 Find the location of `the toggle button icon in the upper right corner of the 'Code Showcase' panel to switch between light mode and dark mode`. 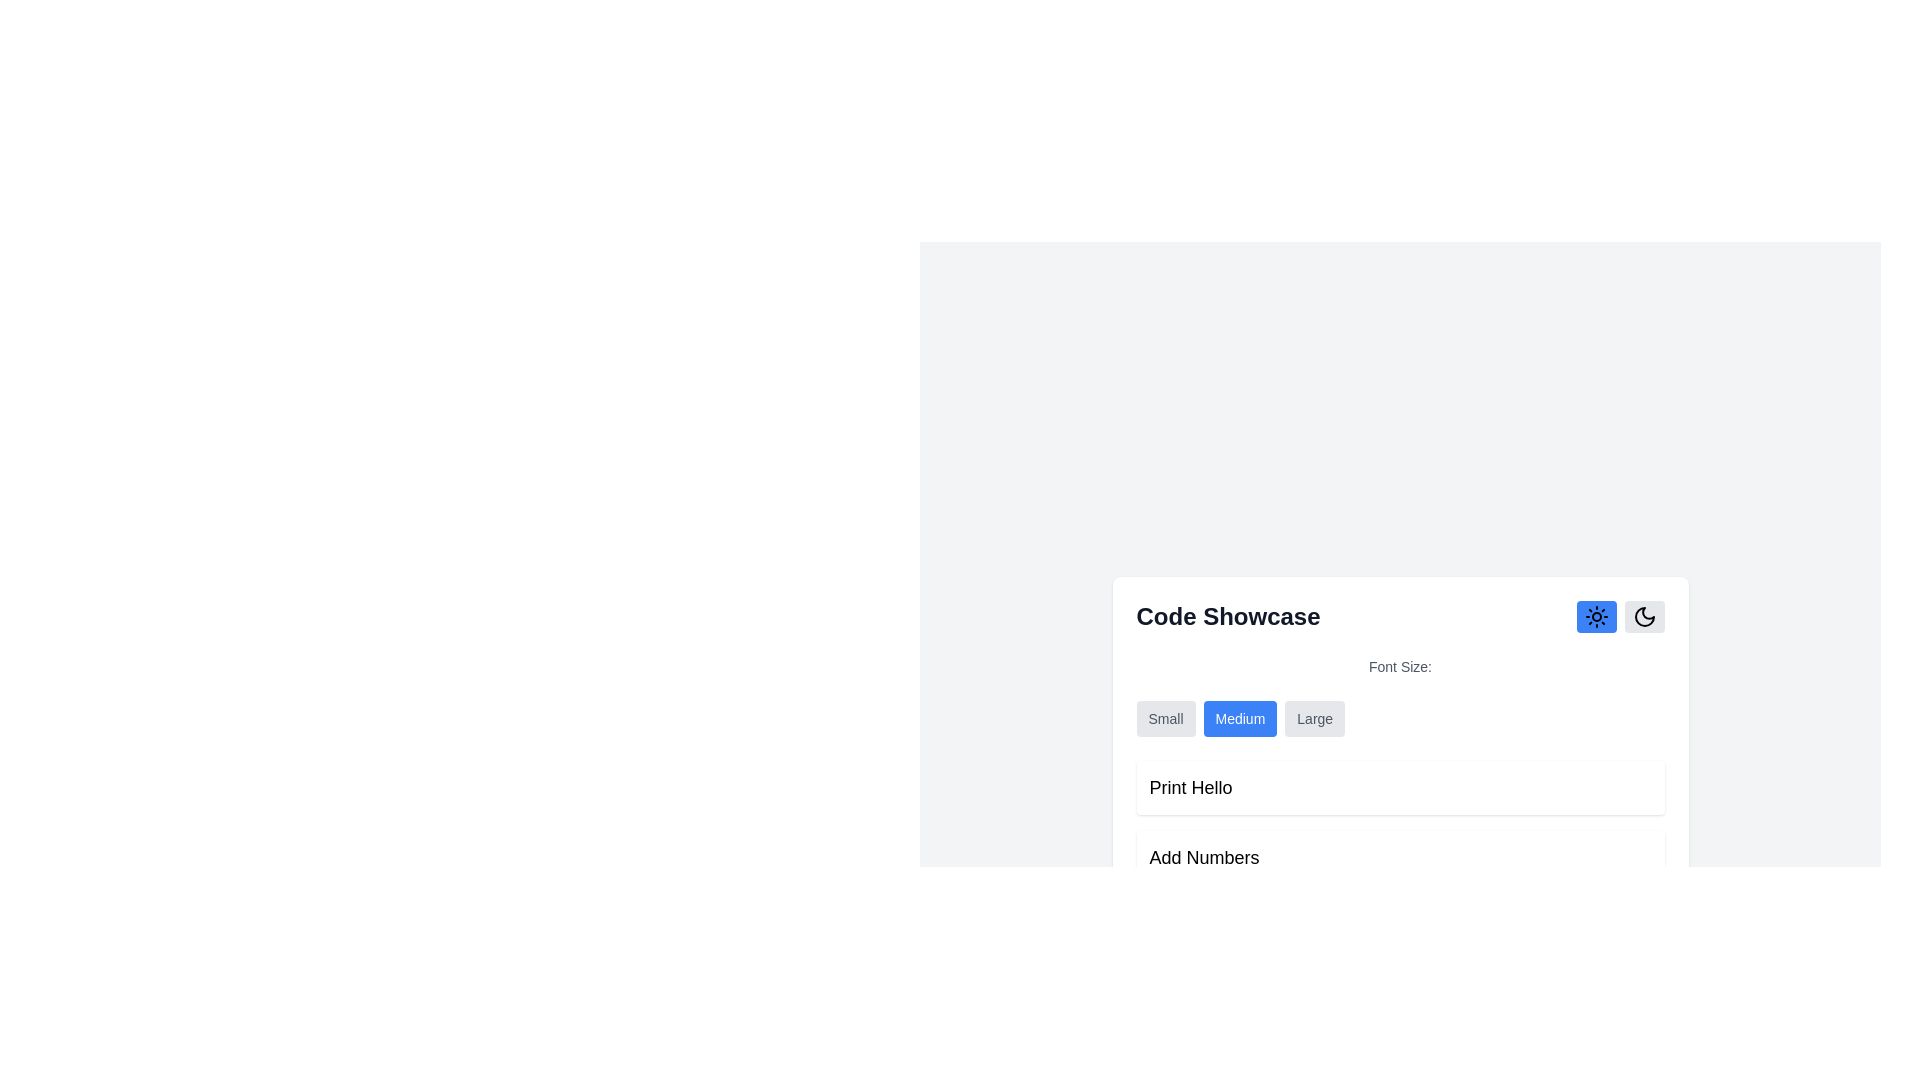

the toggle button icon in the upper right corner of the 'Code Showcase' panel to switch between light mode and dark mode is located at coordinates (1644, 616).